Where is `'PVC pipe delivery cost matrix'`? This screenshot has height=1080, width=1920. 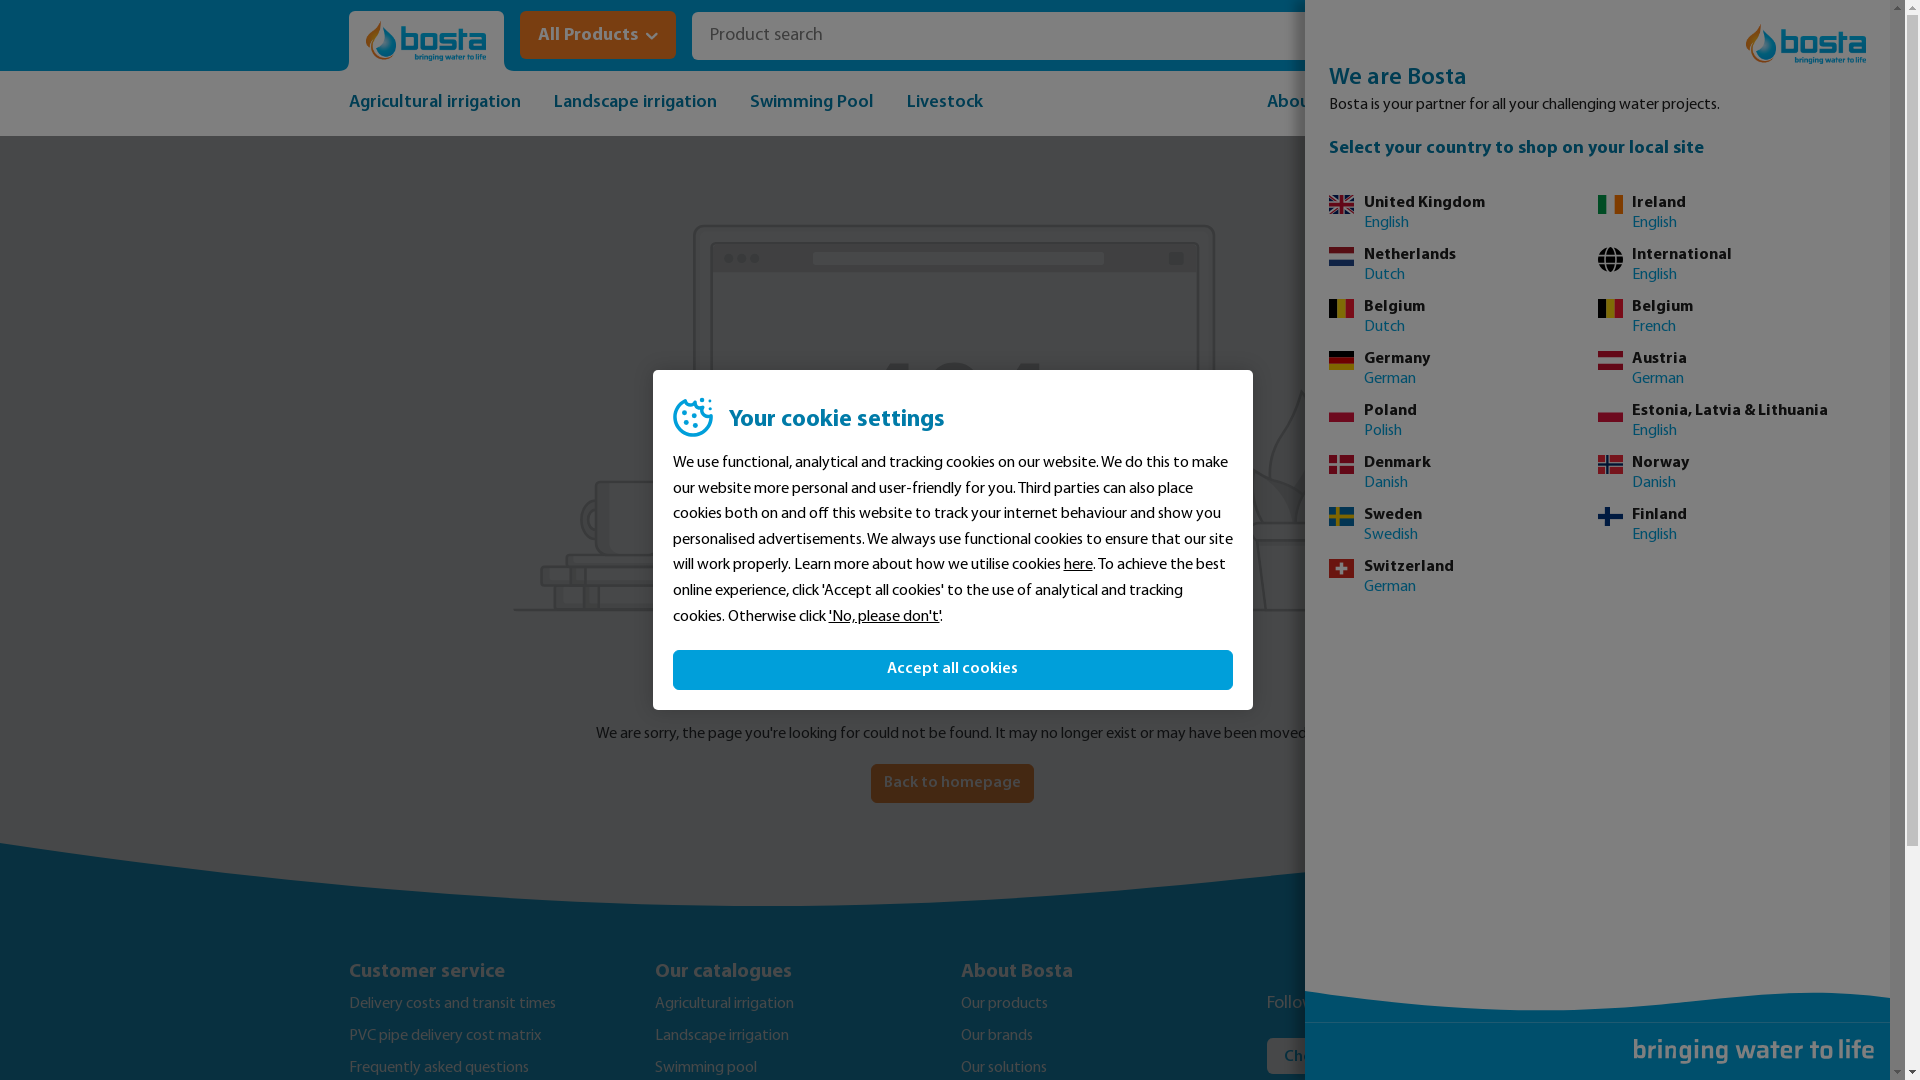
'PVC pipe delivery cost matrix' is located at coordinates (443, 1035).